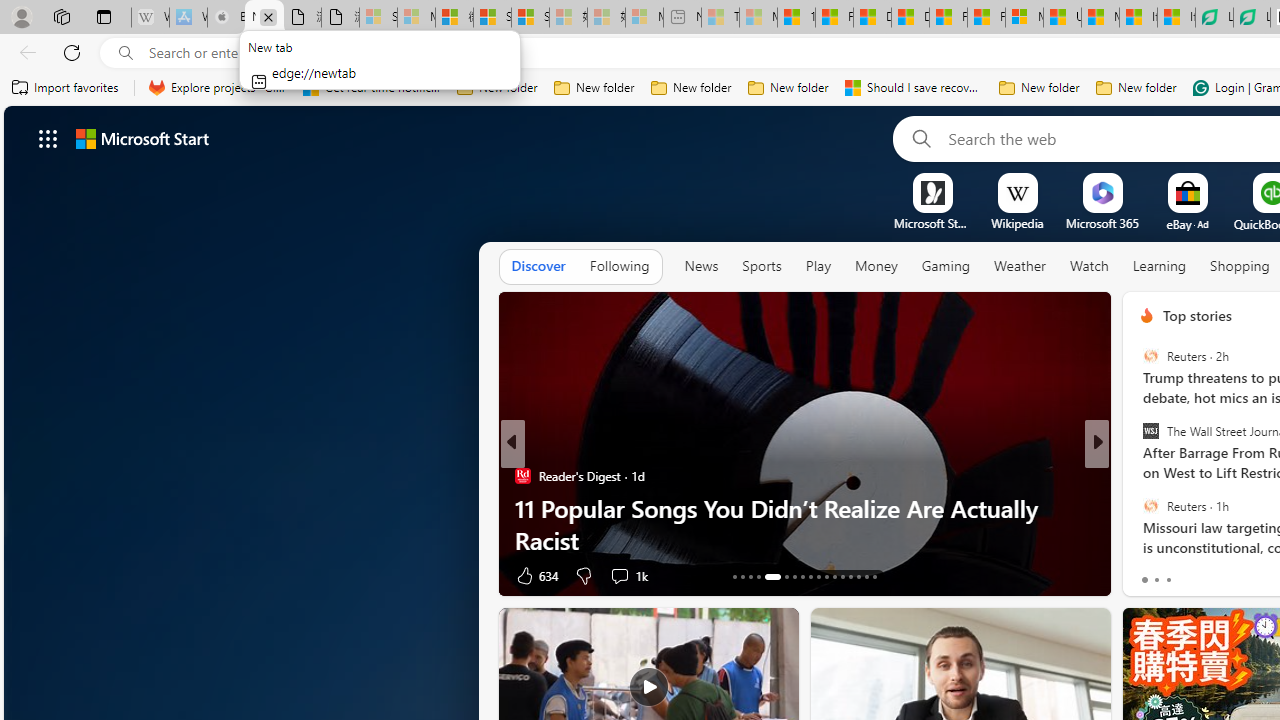 Image resolution: width=1280 pixels, height=720 pixels. Describe the element at coordinates (733, 577) in the screenshot. I see `'AutomationID: tab-13'` at that location.